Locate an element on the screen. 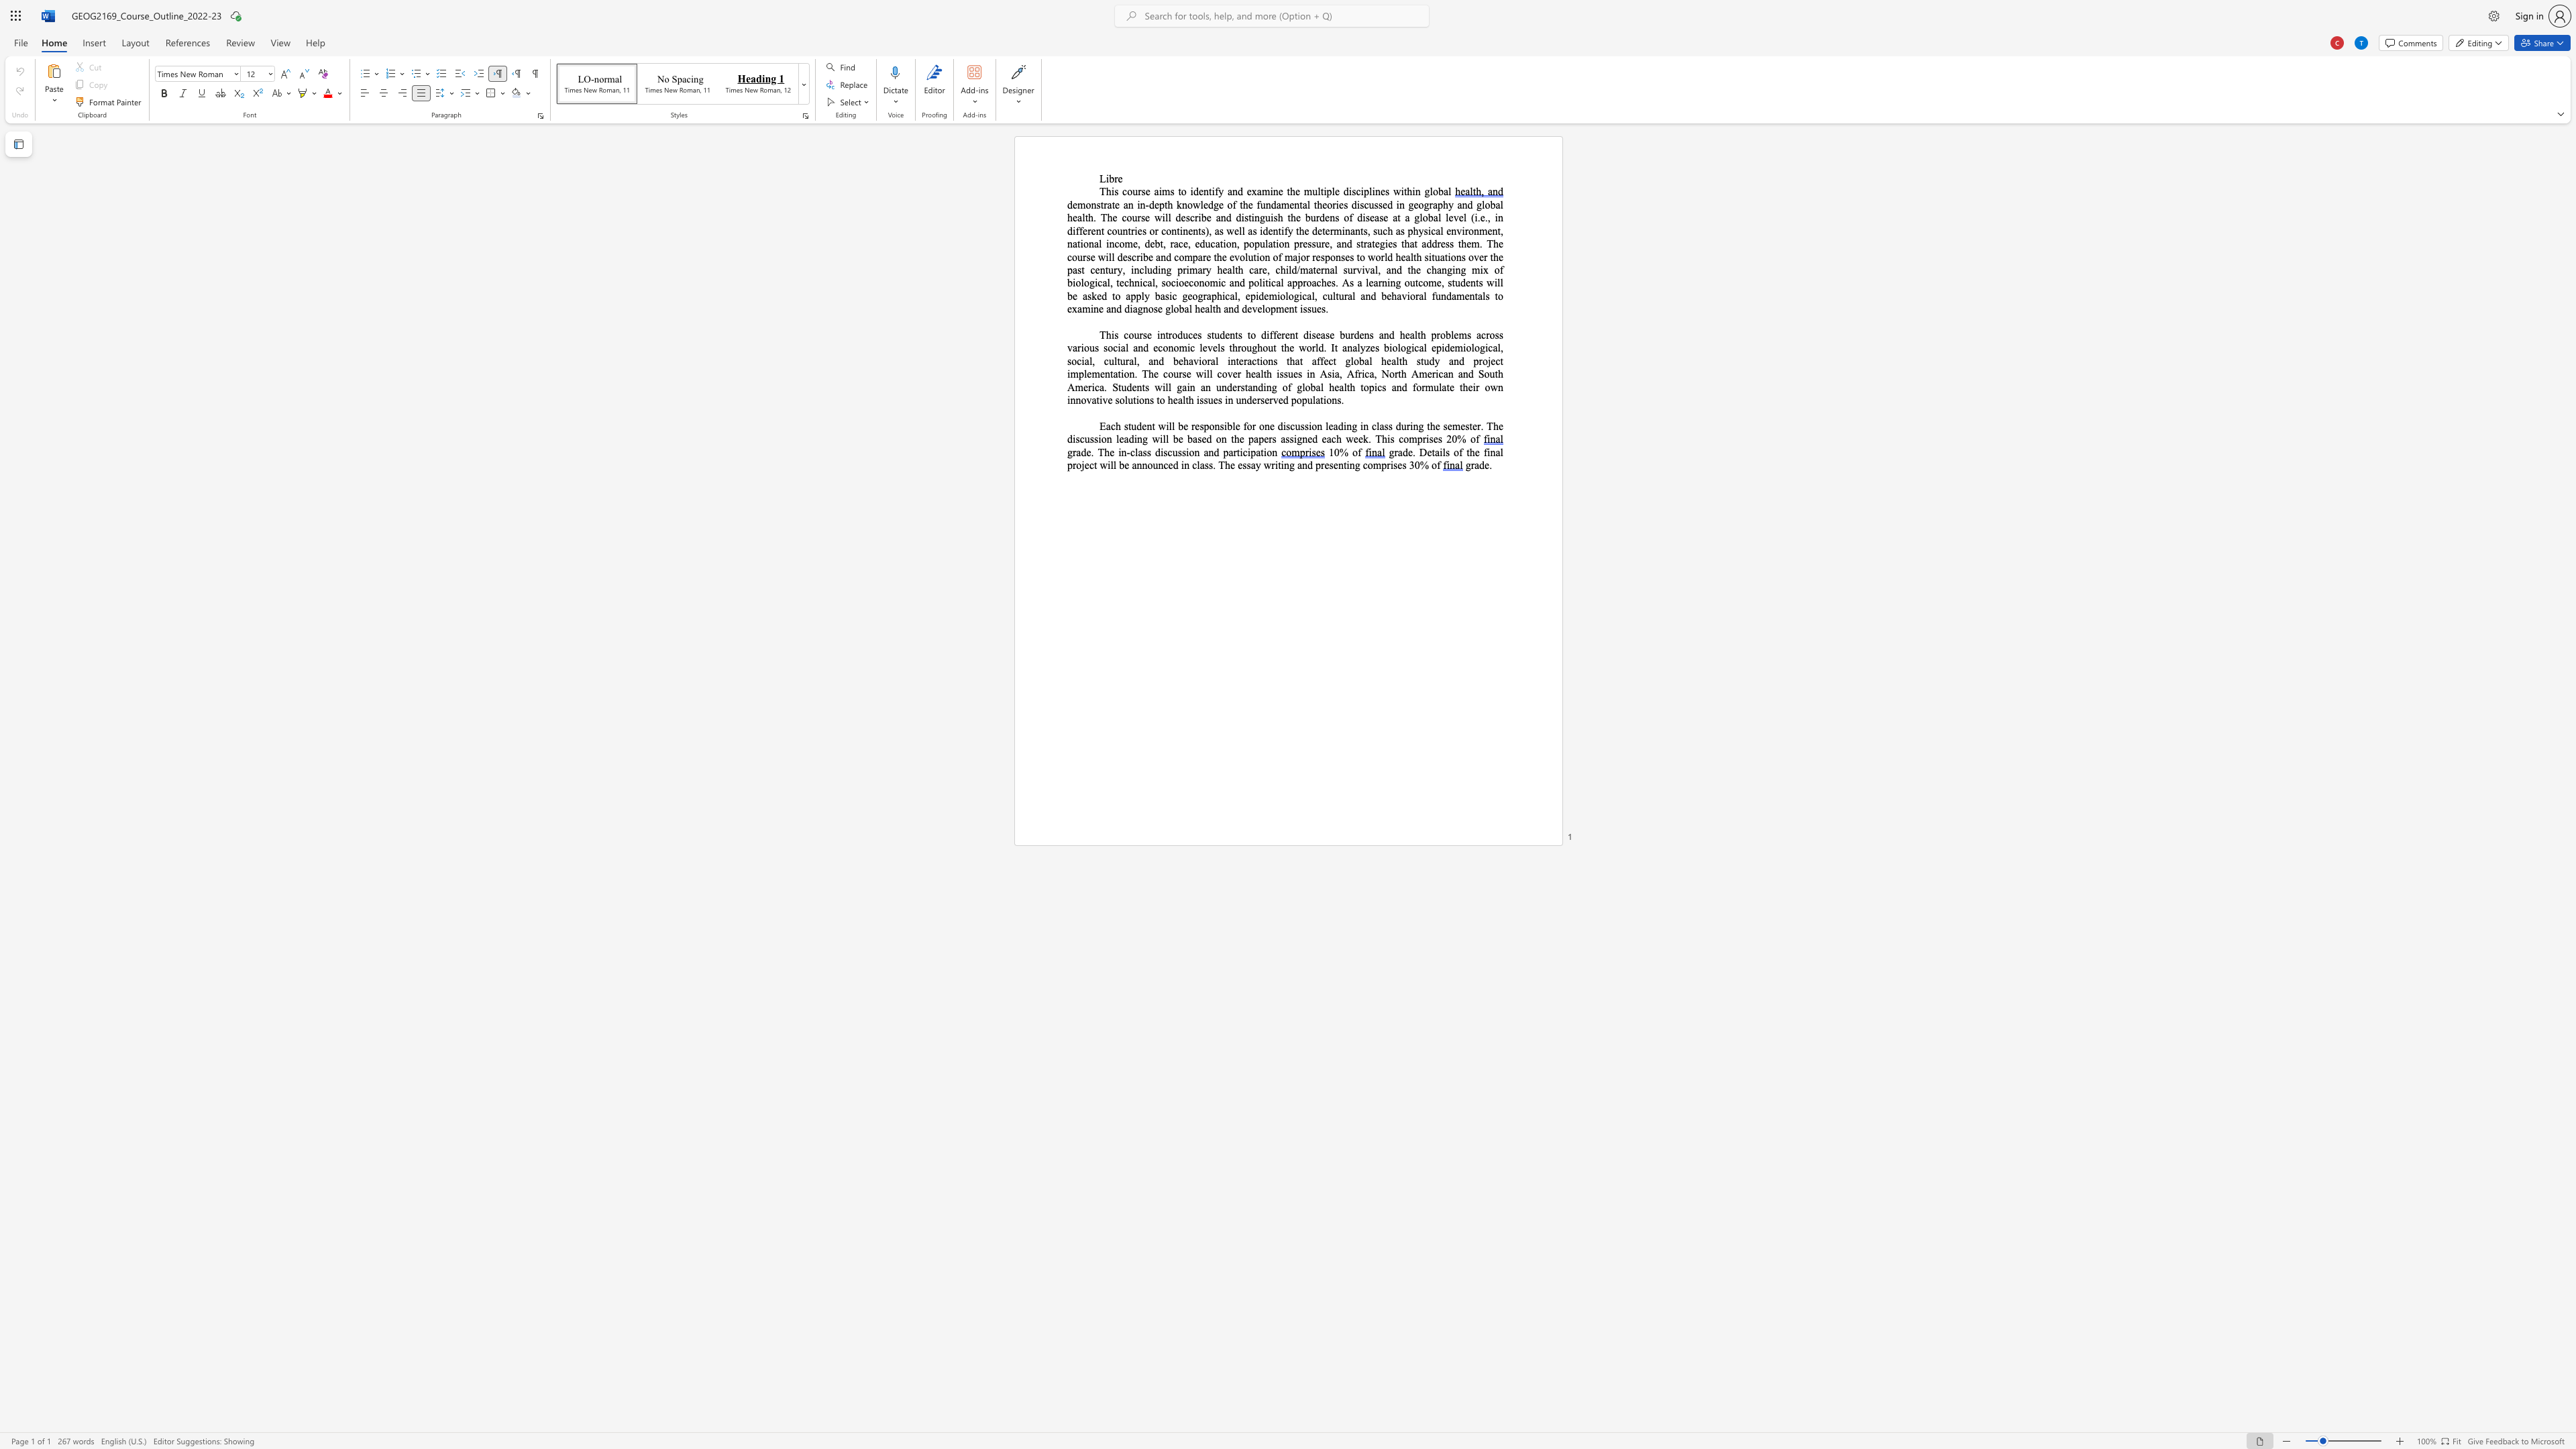 The height and width of the screenshot is (1449, 2576). the 1th character "p" in the text is located at coordinates (1272, 308).